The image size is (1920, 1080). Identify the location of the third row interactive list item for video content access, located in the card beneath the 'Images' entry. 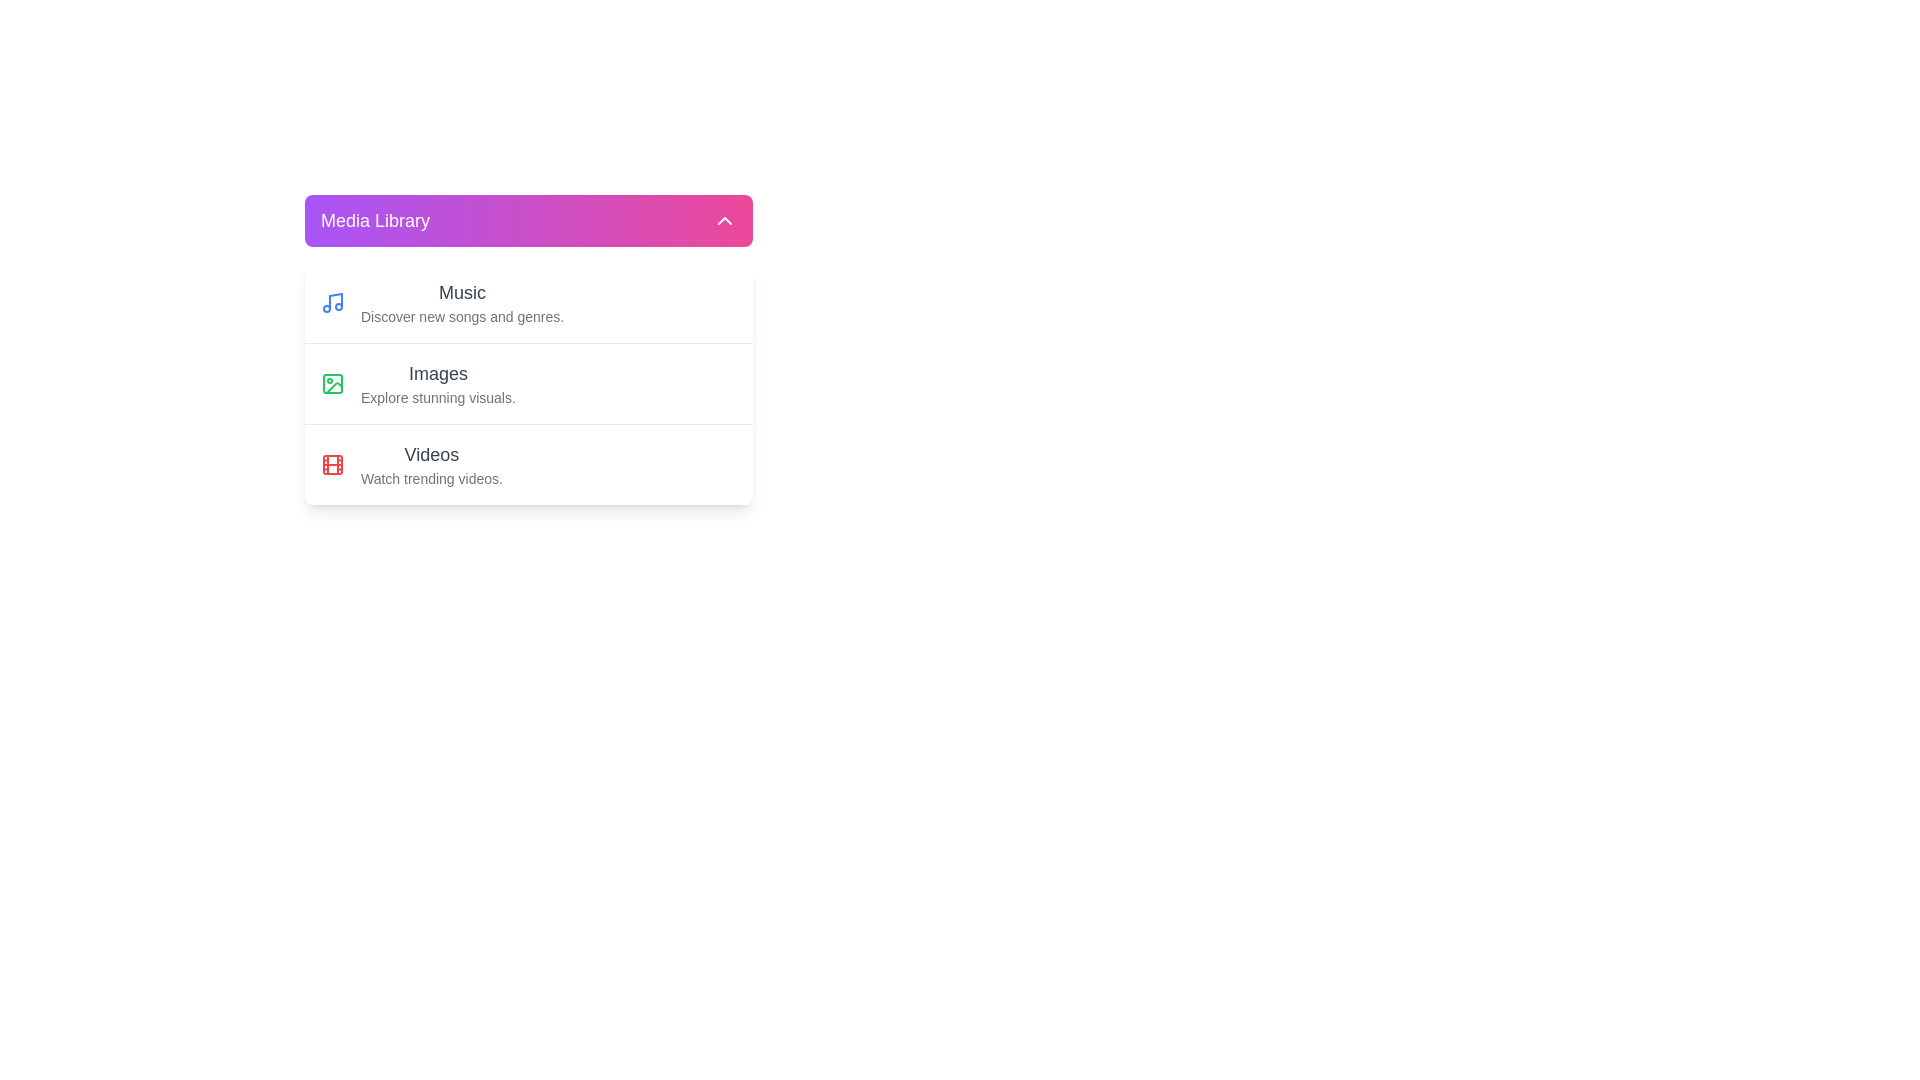
(528, 463).